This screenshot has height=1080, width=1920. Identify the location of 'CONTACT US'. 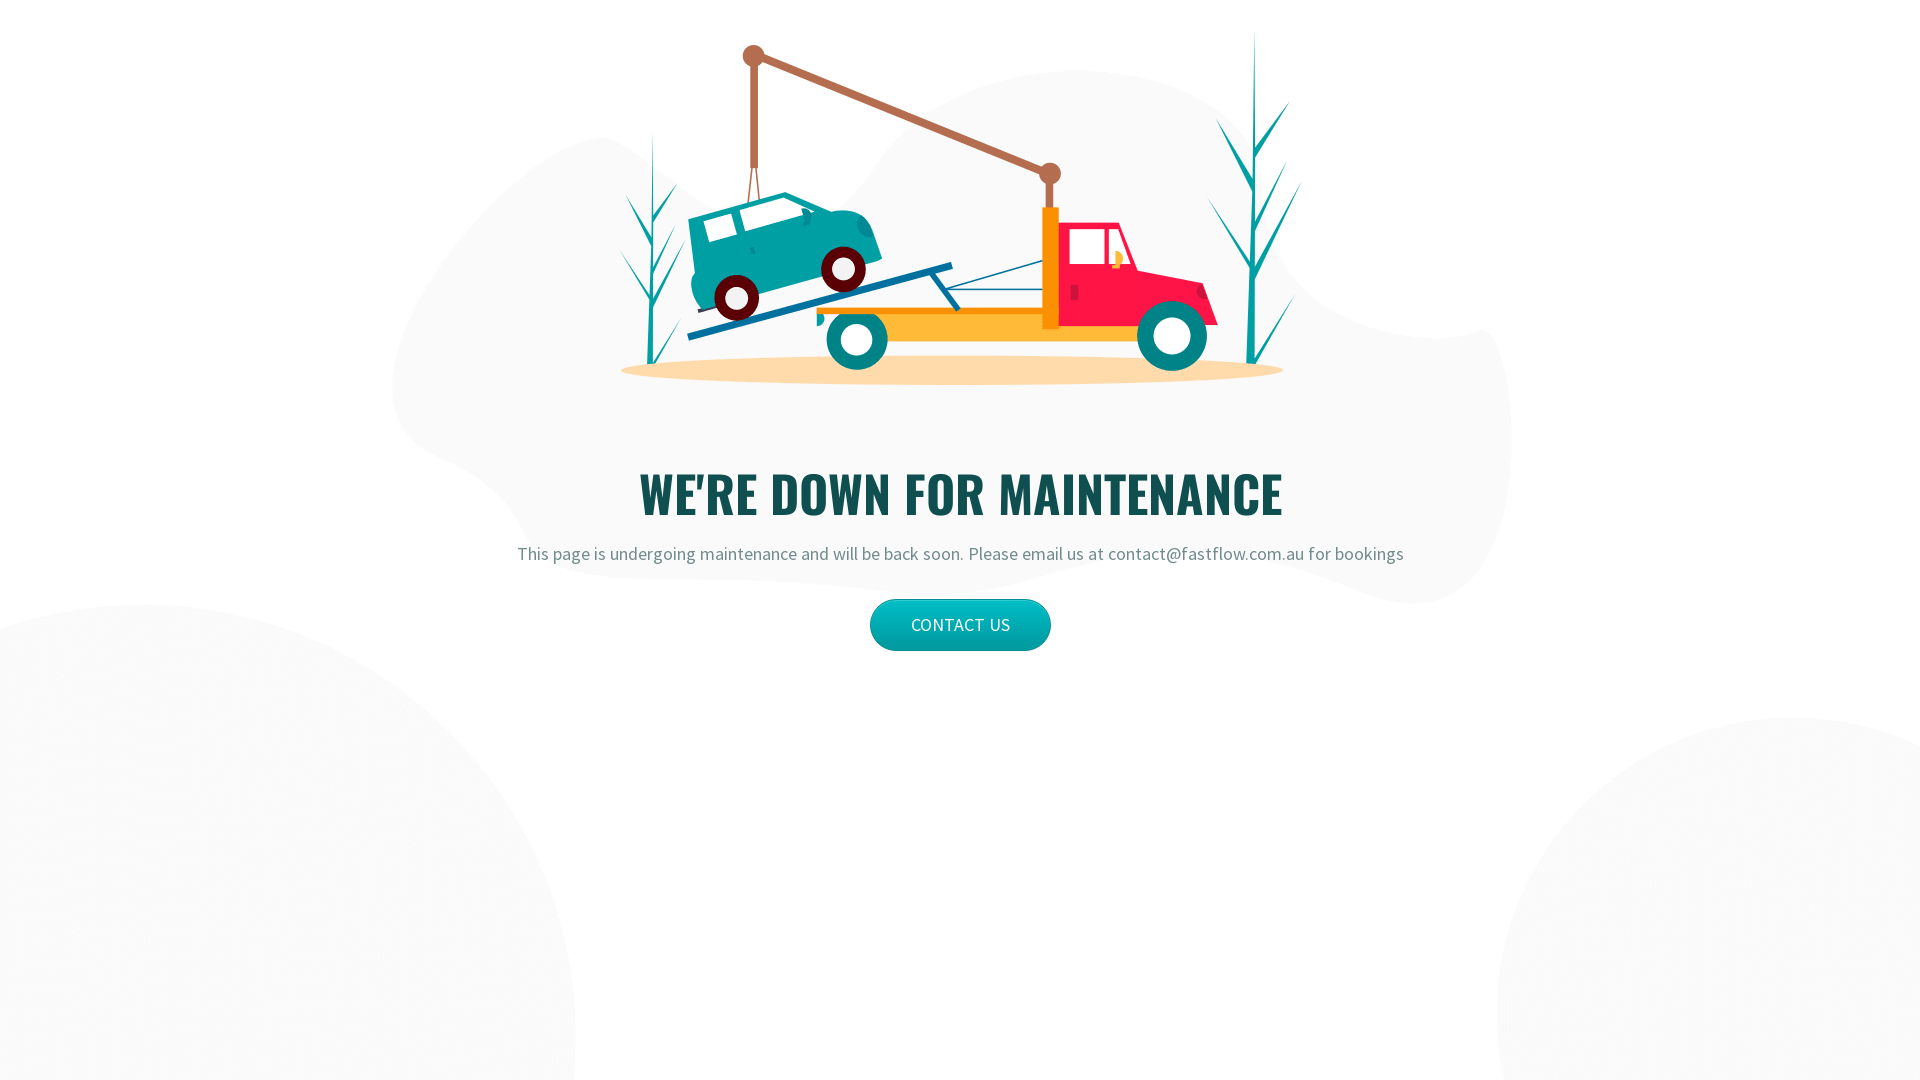
(960, 623).